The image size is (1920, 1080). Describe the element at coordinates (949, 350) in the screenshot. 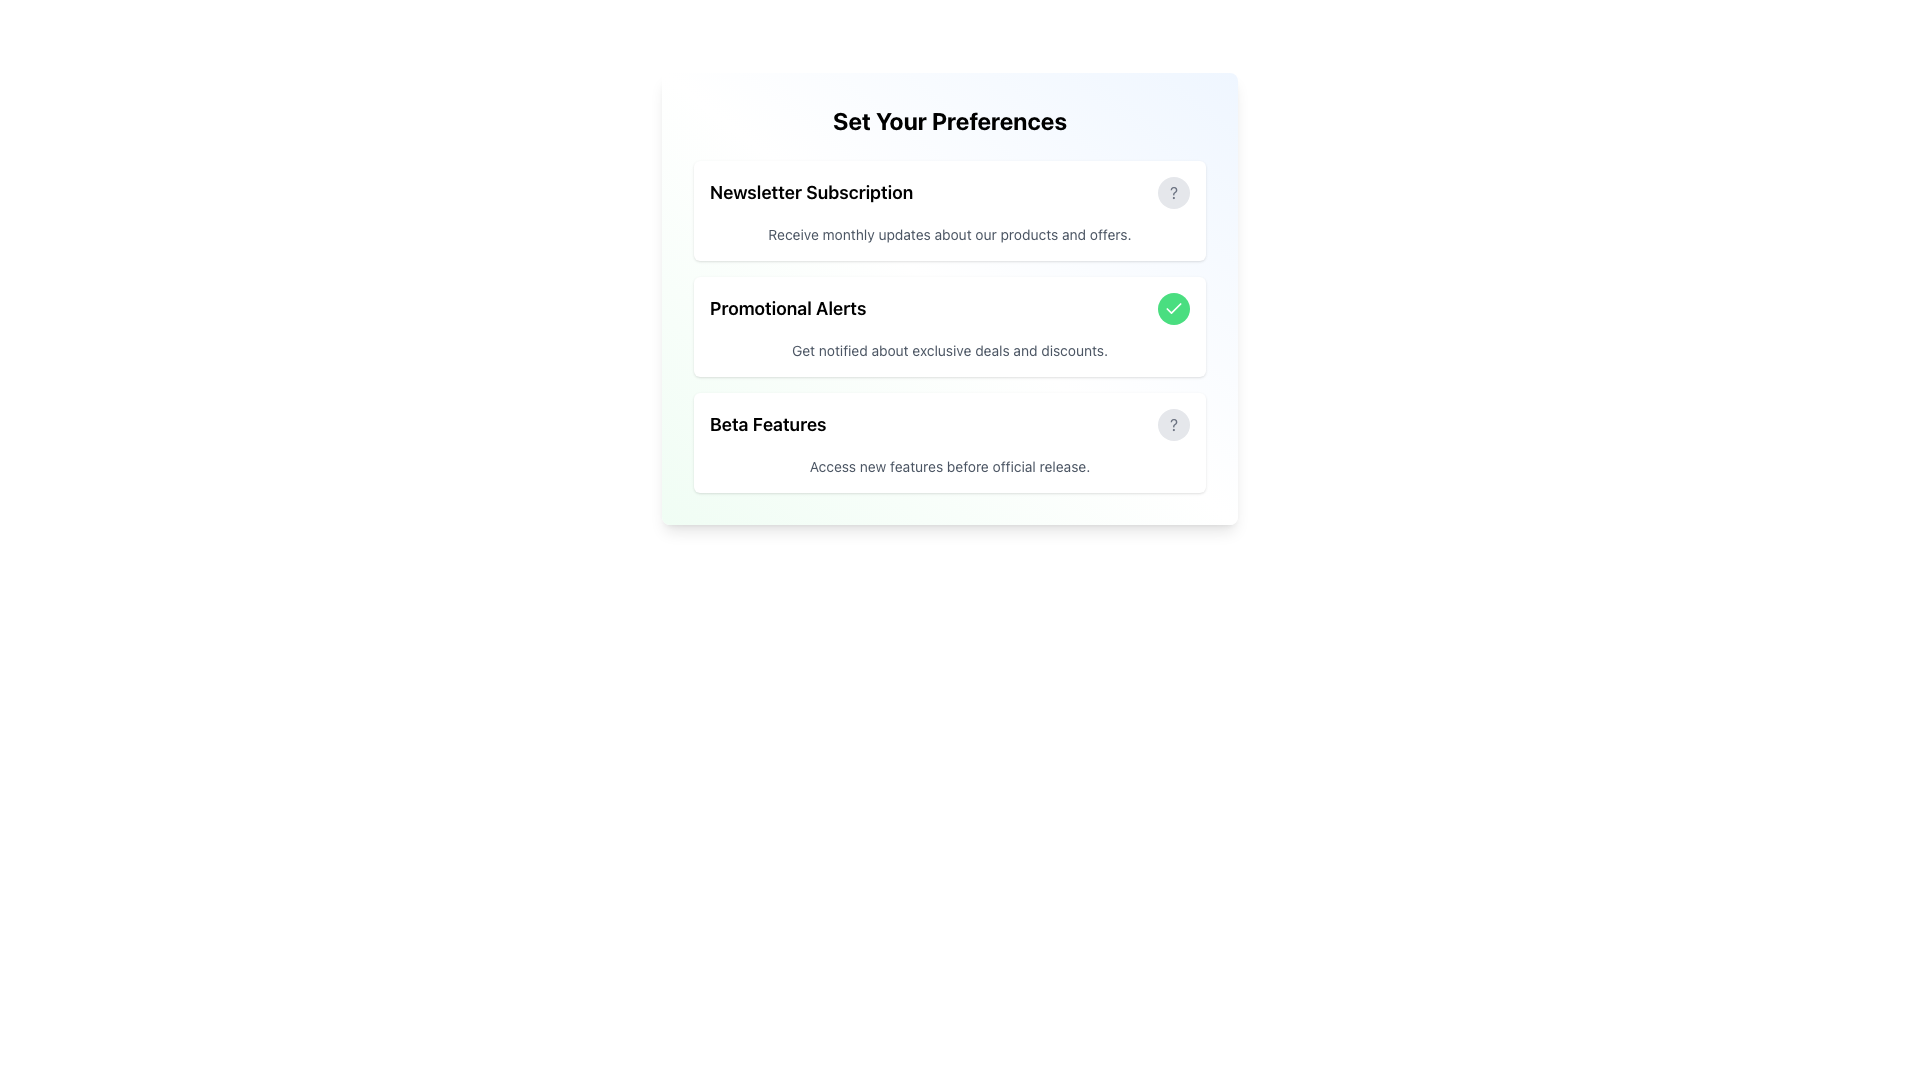

I see `the text label that reads 'Get notified about exclusive deals and discounts.' which is located beneath the 'Promotional Alerts' heading` at that location.